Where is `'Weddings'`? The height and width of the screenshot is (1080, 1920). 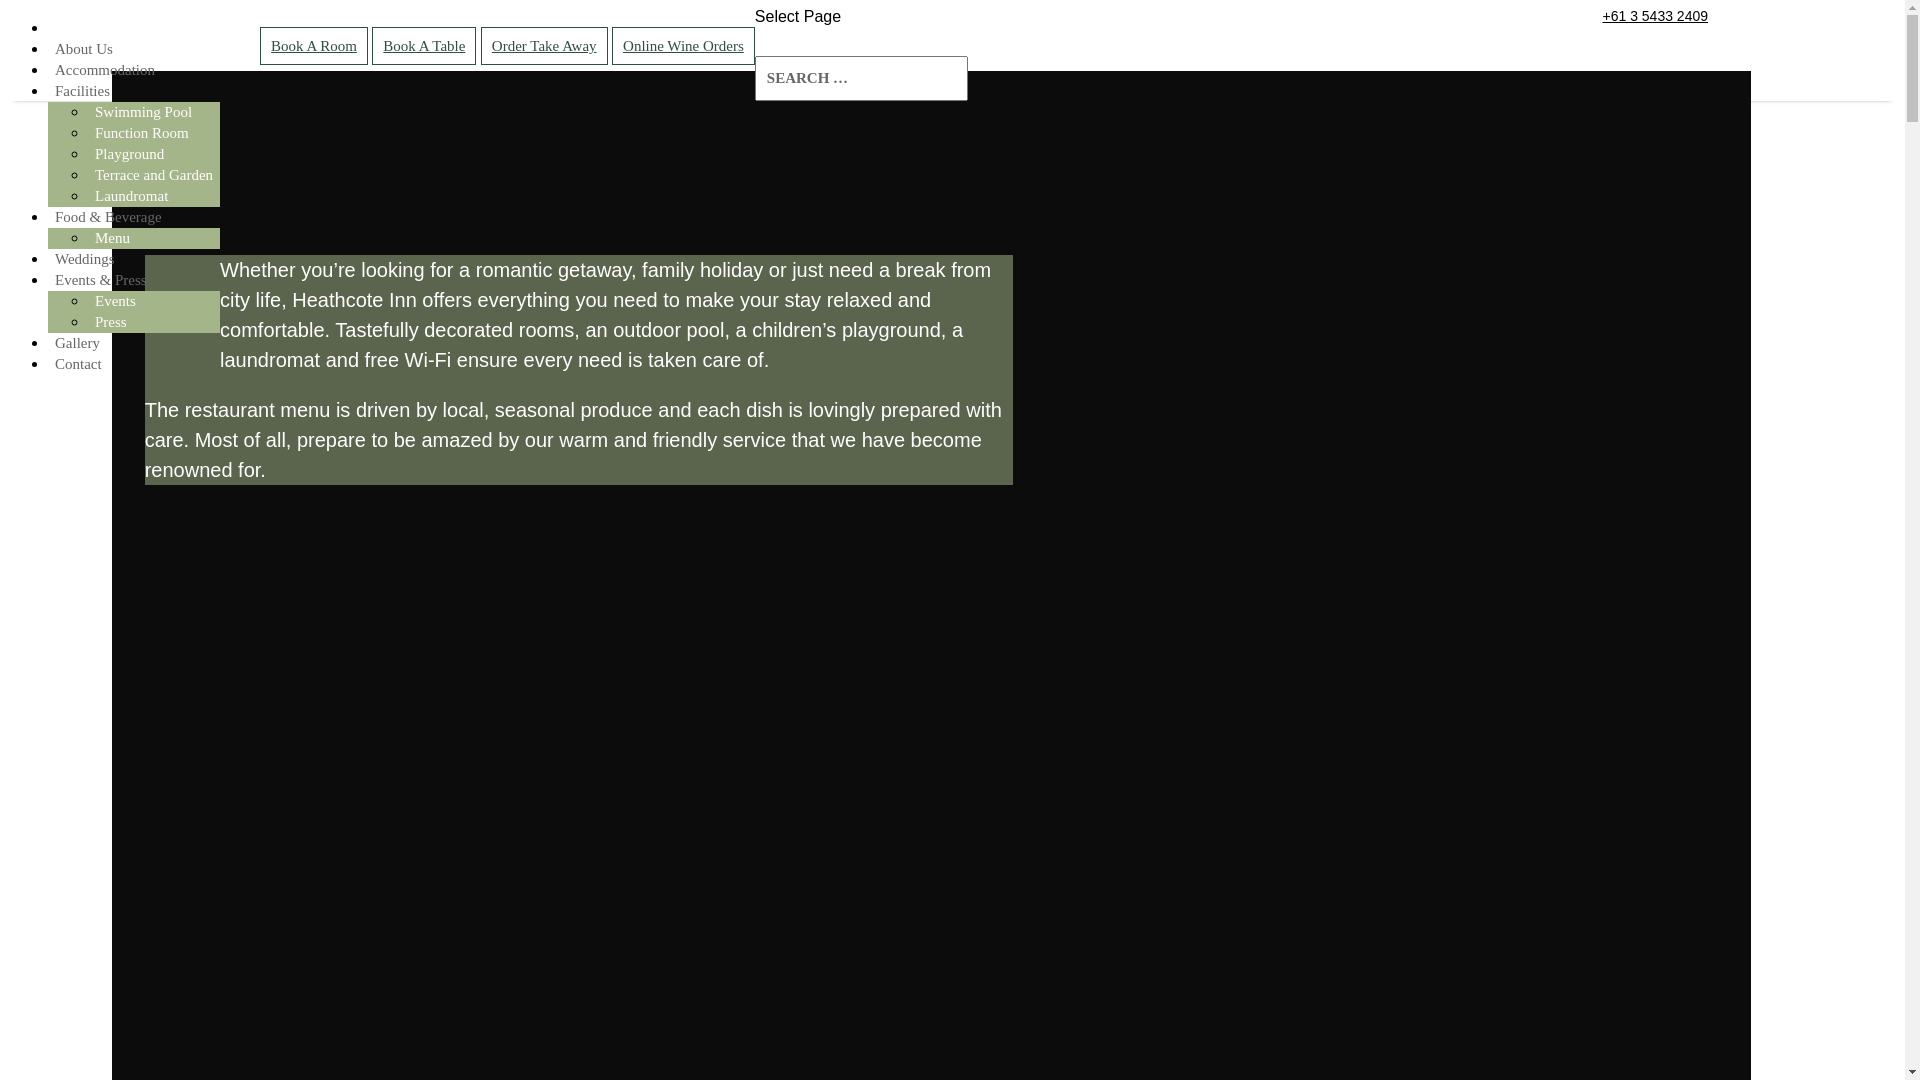 'Weddings' is located at coordinates (84, 257).